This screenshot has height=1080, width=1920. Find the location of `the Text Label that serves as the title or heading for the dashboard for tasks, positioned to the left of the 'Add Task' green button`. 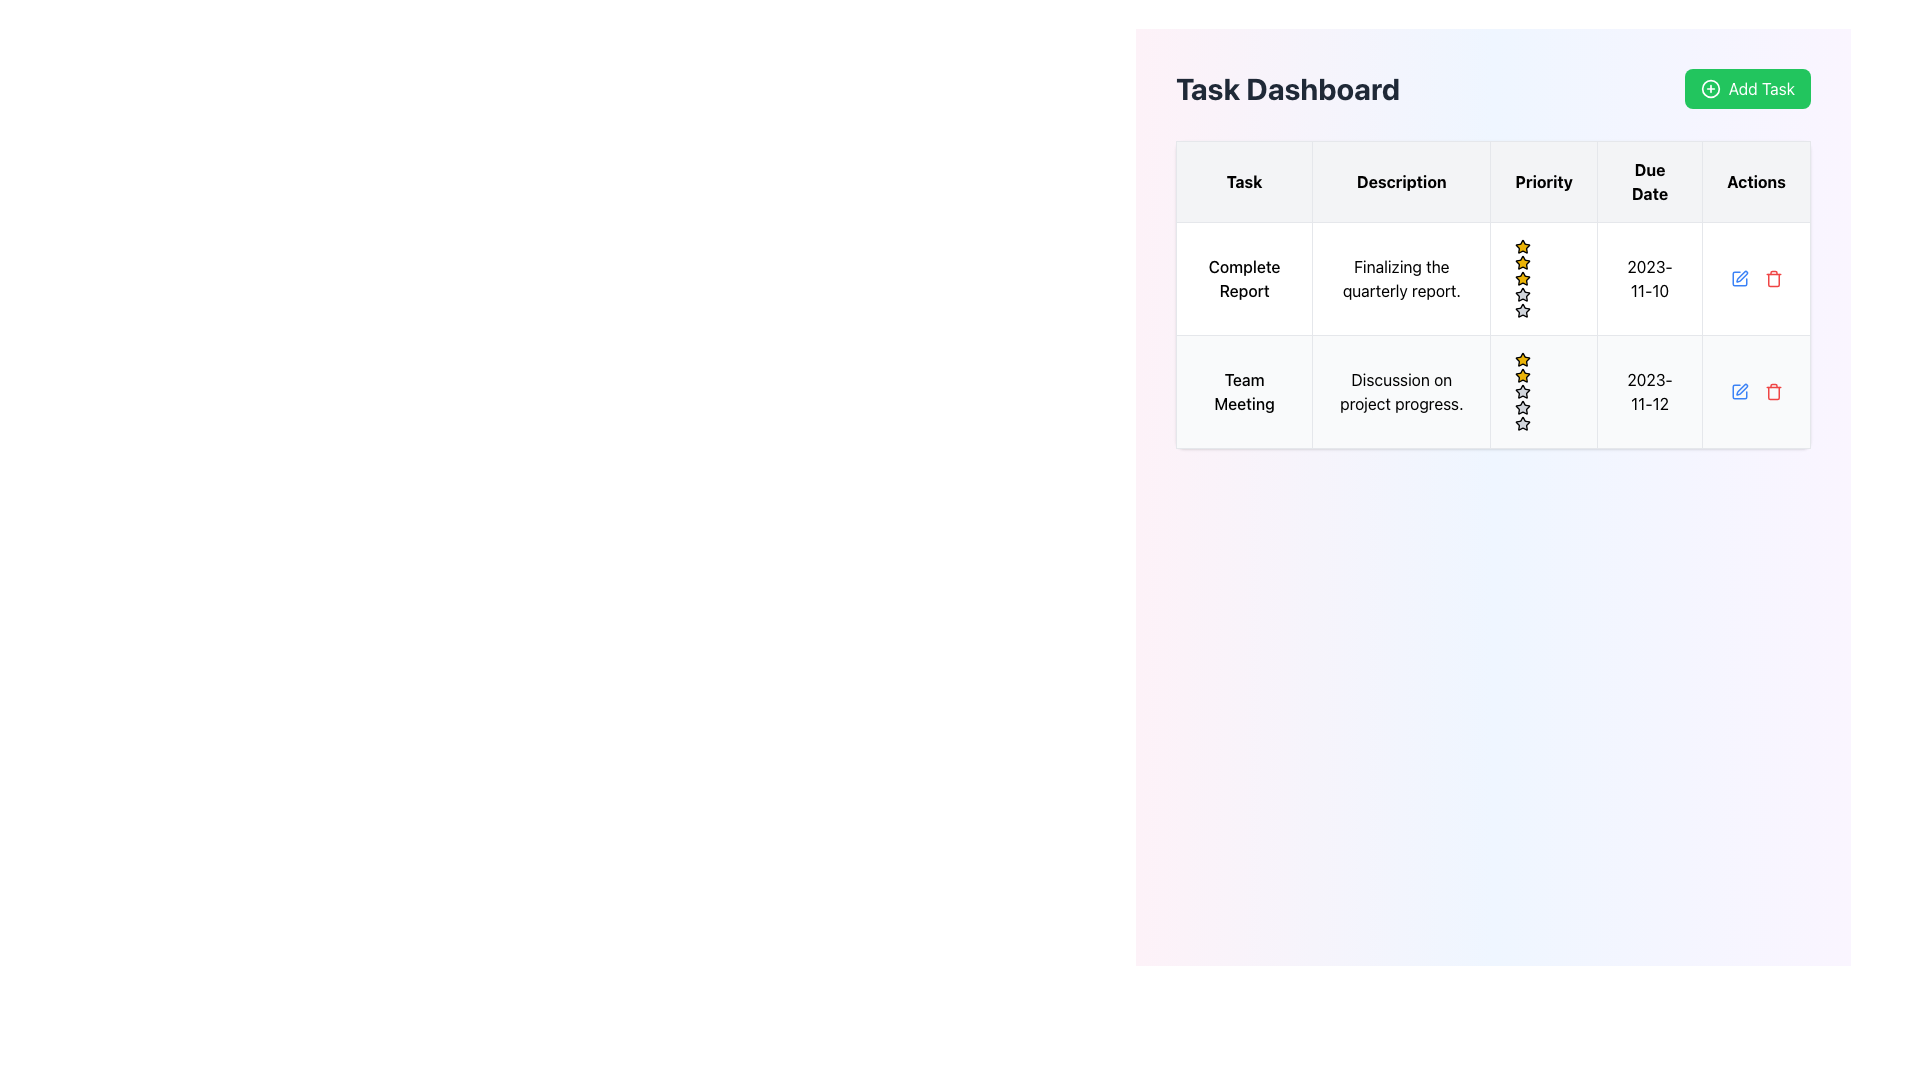

the Text Label that serves as the title or heading for the dashboard for tasks, positioned to the left of the 'Add Task' green button is located at coordinates (1287, 87).